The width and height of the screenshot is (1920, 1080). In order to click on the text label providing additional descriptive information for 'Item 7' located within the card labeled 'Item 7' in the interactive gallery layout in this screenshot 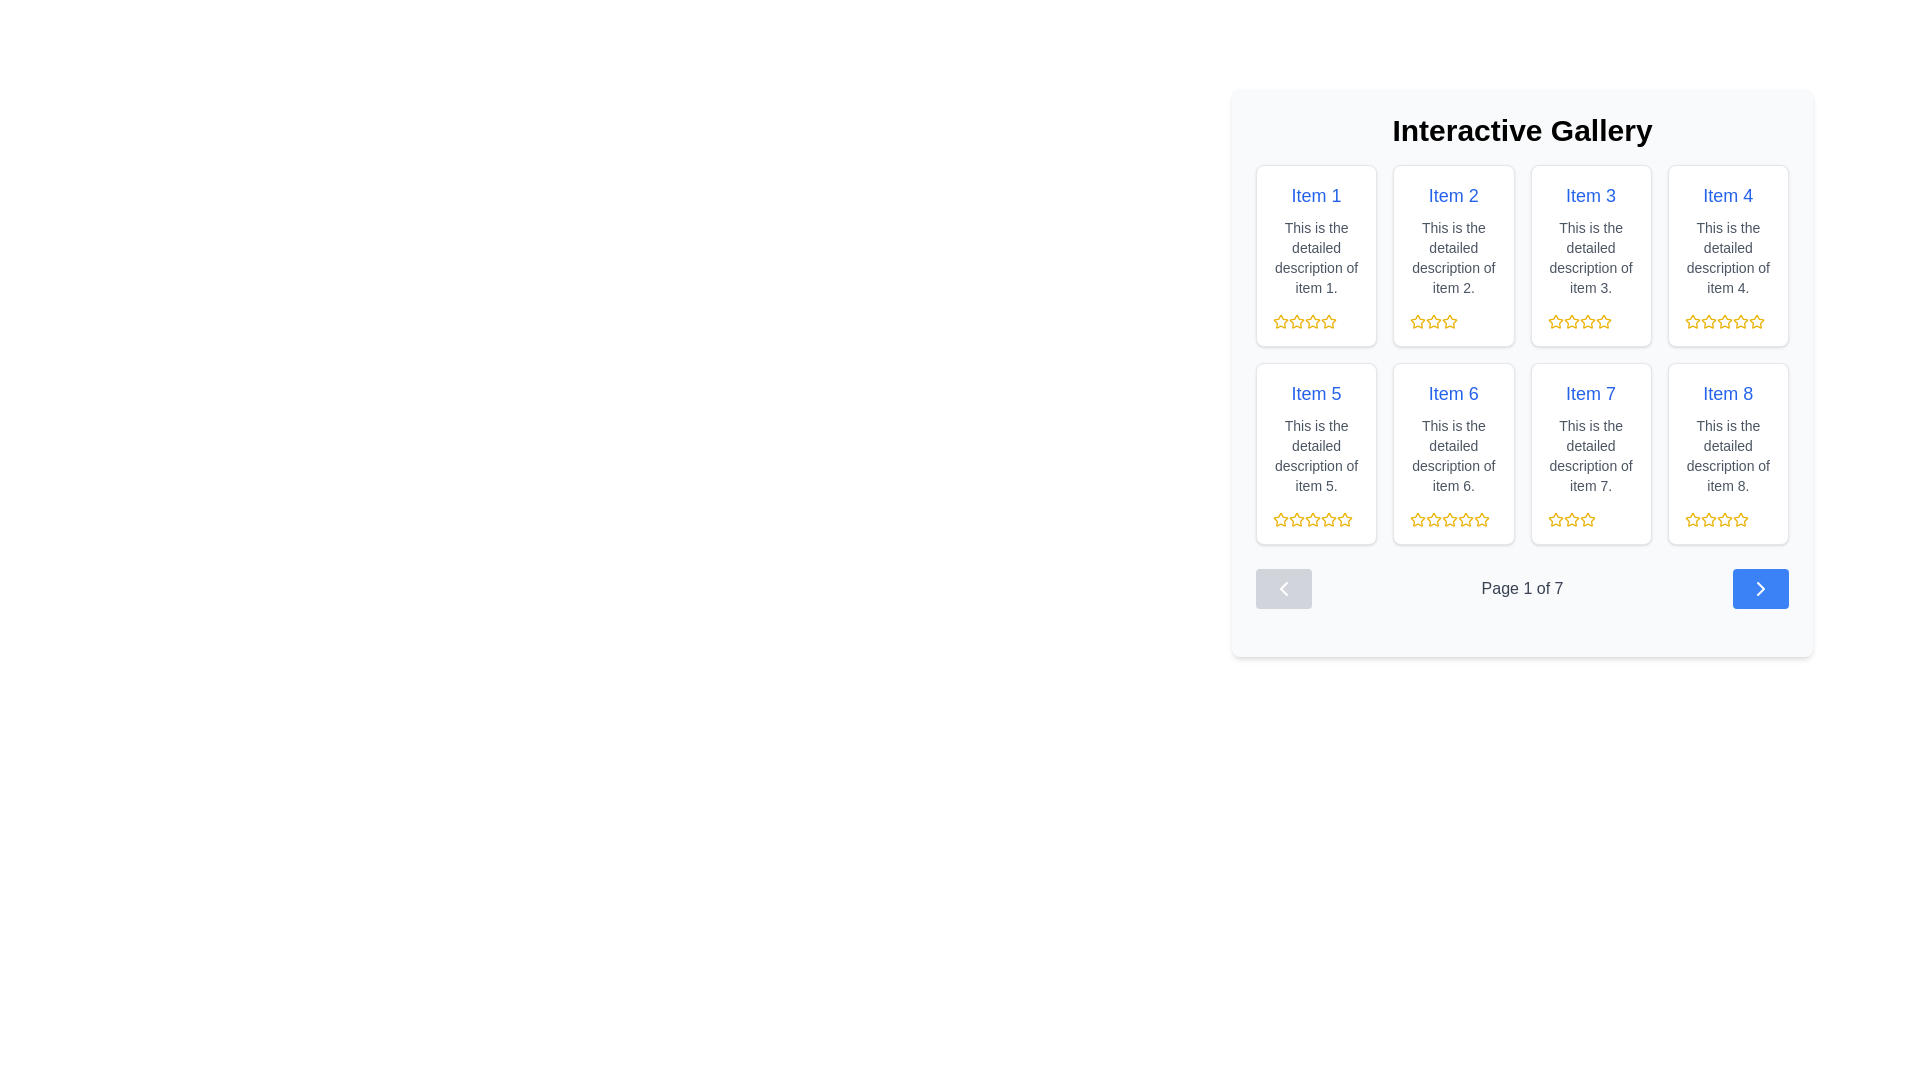, I will do `click(1590, 455)`.